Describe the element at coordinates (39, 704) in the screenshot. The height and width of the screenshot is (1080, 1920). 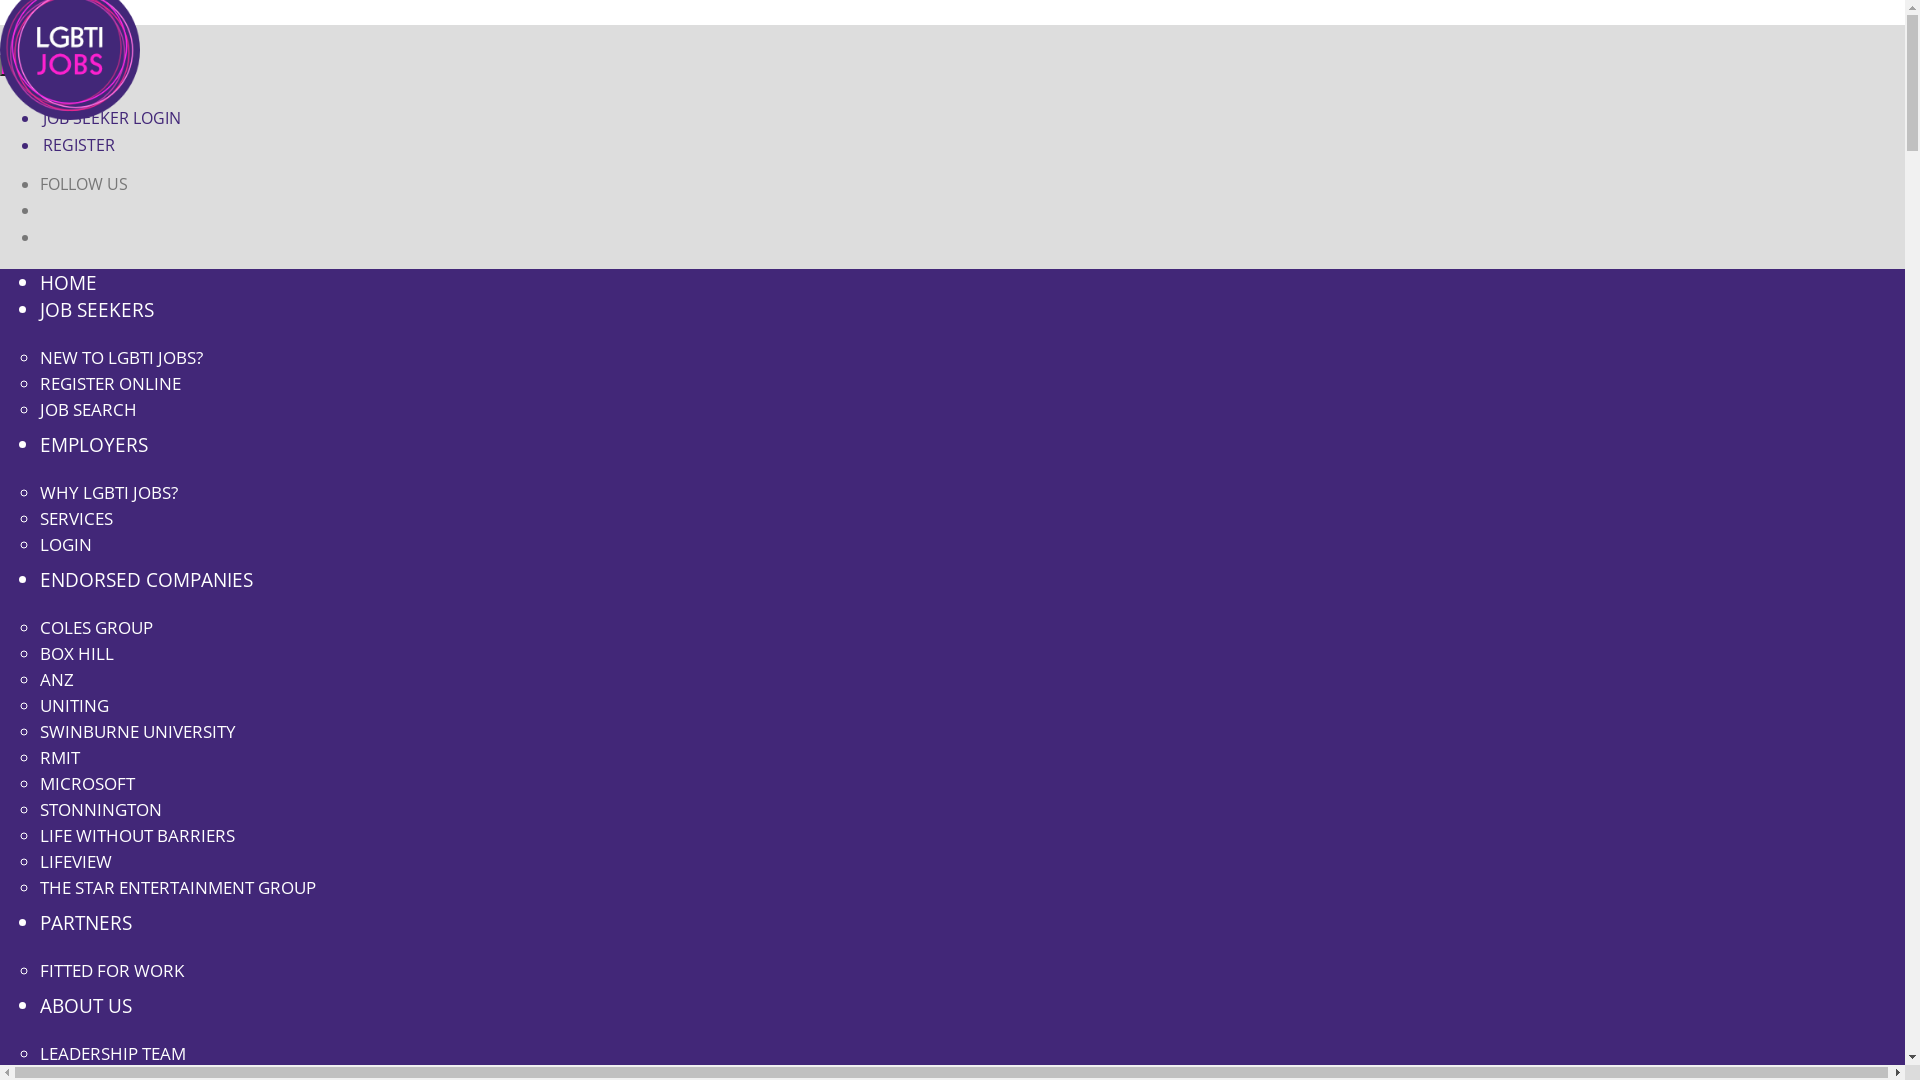
I see `'UNITING'` at that location.